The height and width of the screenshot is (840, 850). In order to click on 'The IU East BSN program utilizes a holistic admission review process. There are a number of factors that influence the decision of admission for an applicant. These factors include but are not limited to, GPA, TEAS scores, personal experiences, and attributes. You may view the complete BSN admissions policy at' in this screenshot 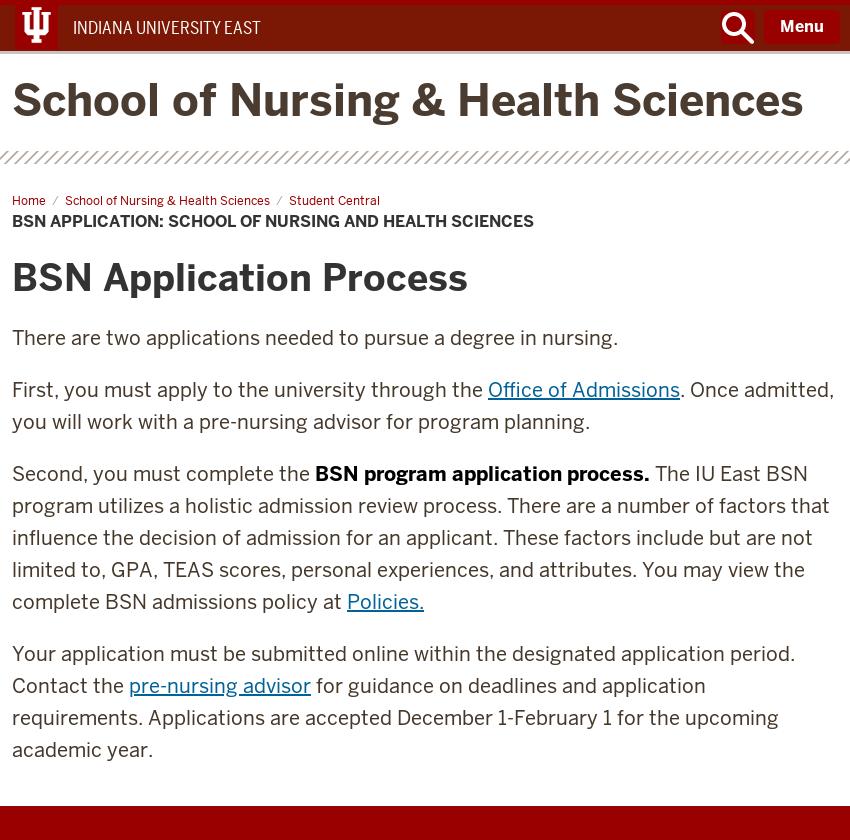, I will do `click(10, 537)`.